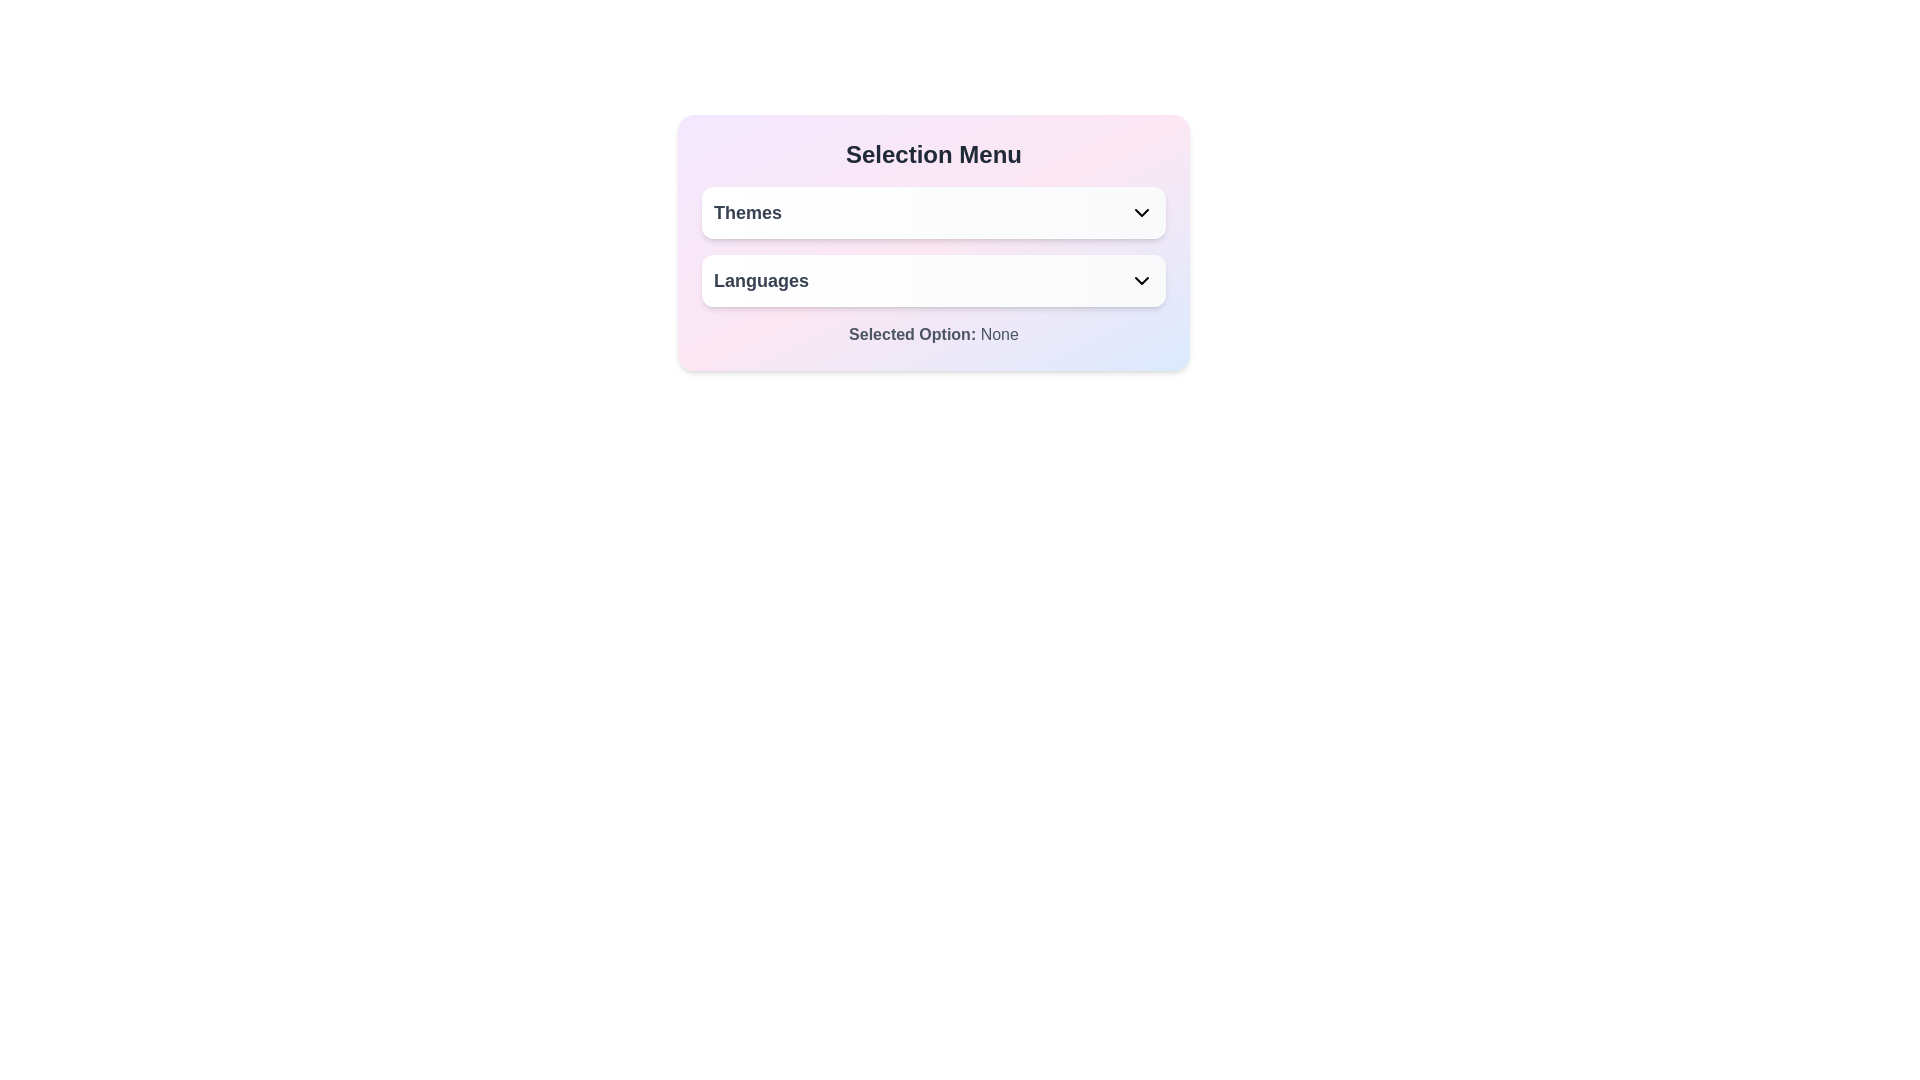 The width and height of the screenshot is (1920, 1080). Describe the element at coordinates (911, 333) in the screenshot. I see `the text label displaying 'Selected Option:' which is in bold and located in the lower section of a card layout` at that location.